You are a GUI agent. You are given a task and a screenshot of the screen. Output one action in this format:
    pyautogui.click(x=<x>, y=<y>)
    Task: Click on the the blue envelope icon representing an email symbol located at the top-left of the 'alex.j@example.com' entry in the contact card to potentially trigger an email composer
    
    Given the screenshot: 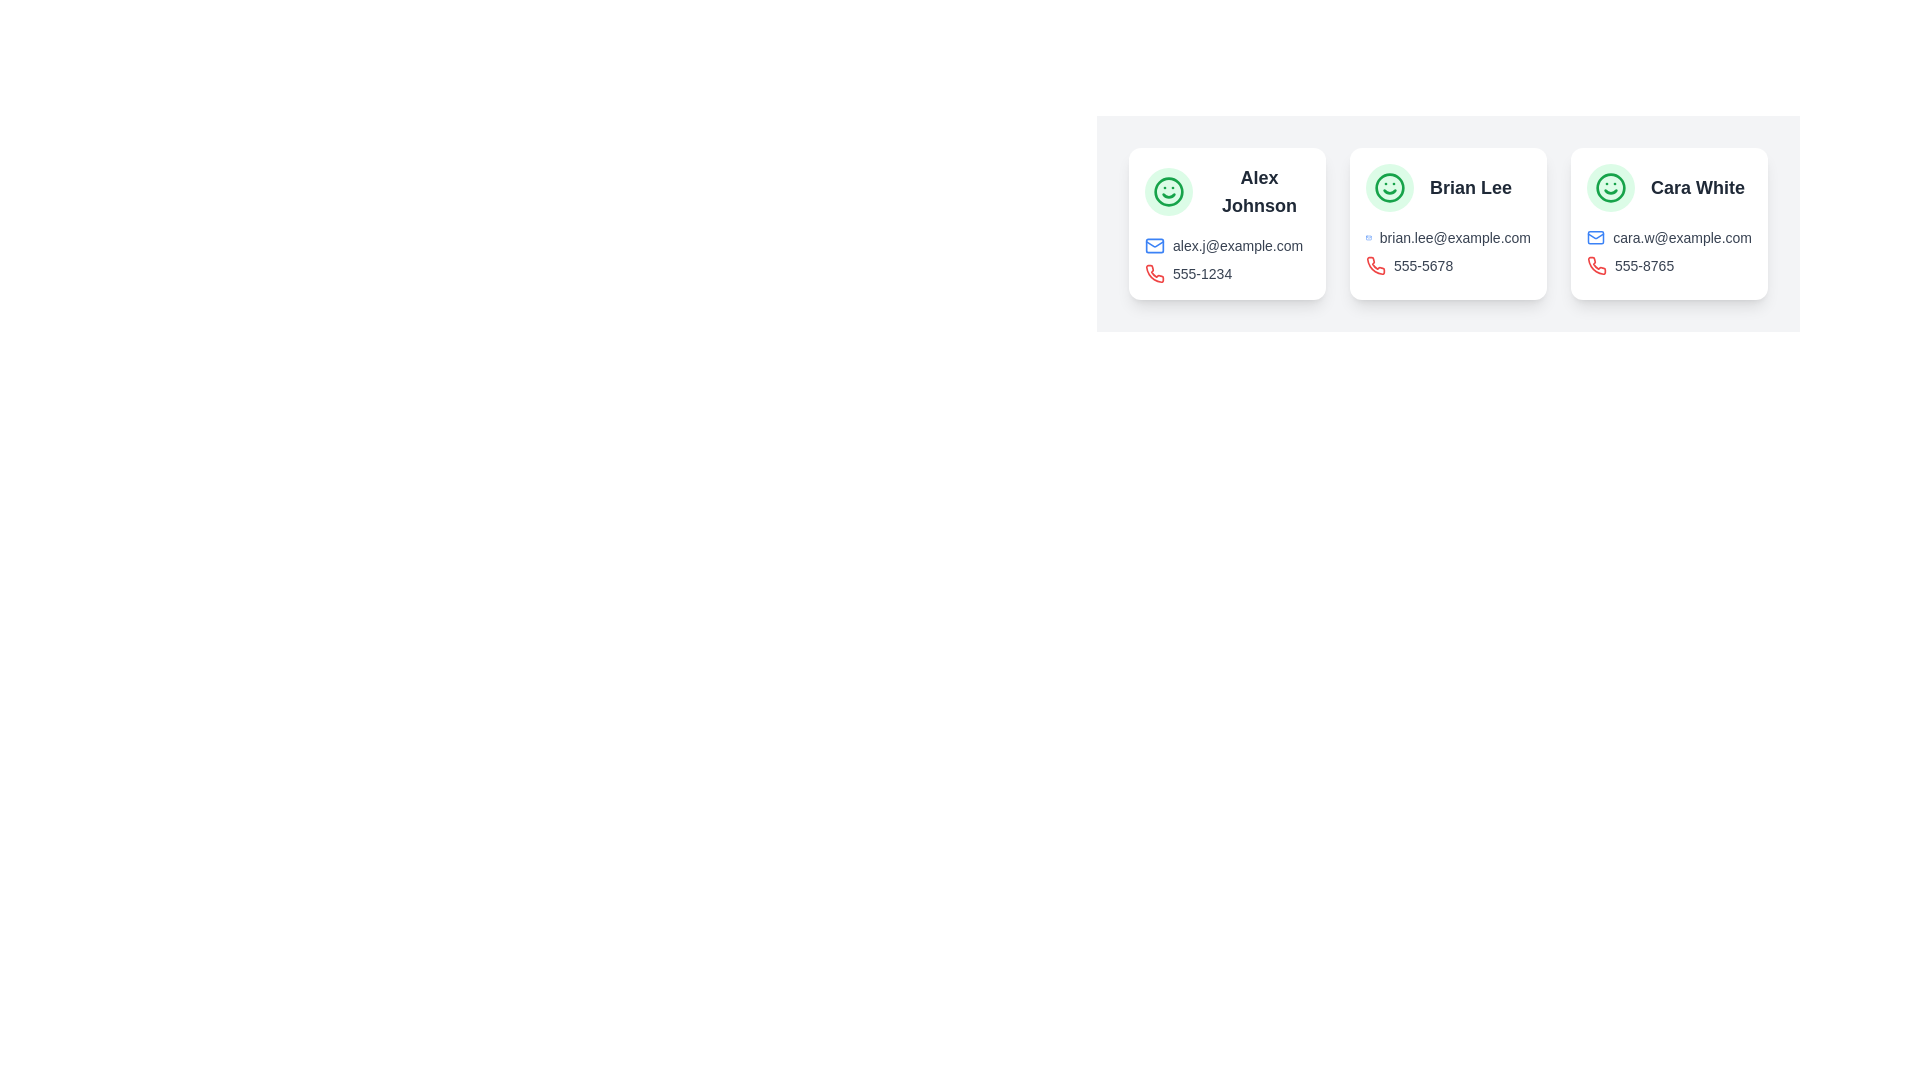 What is the action you would take?
    pyautogui.click(x=1155, y=245)
    